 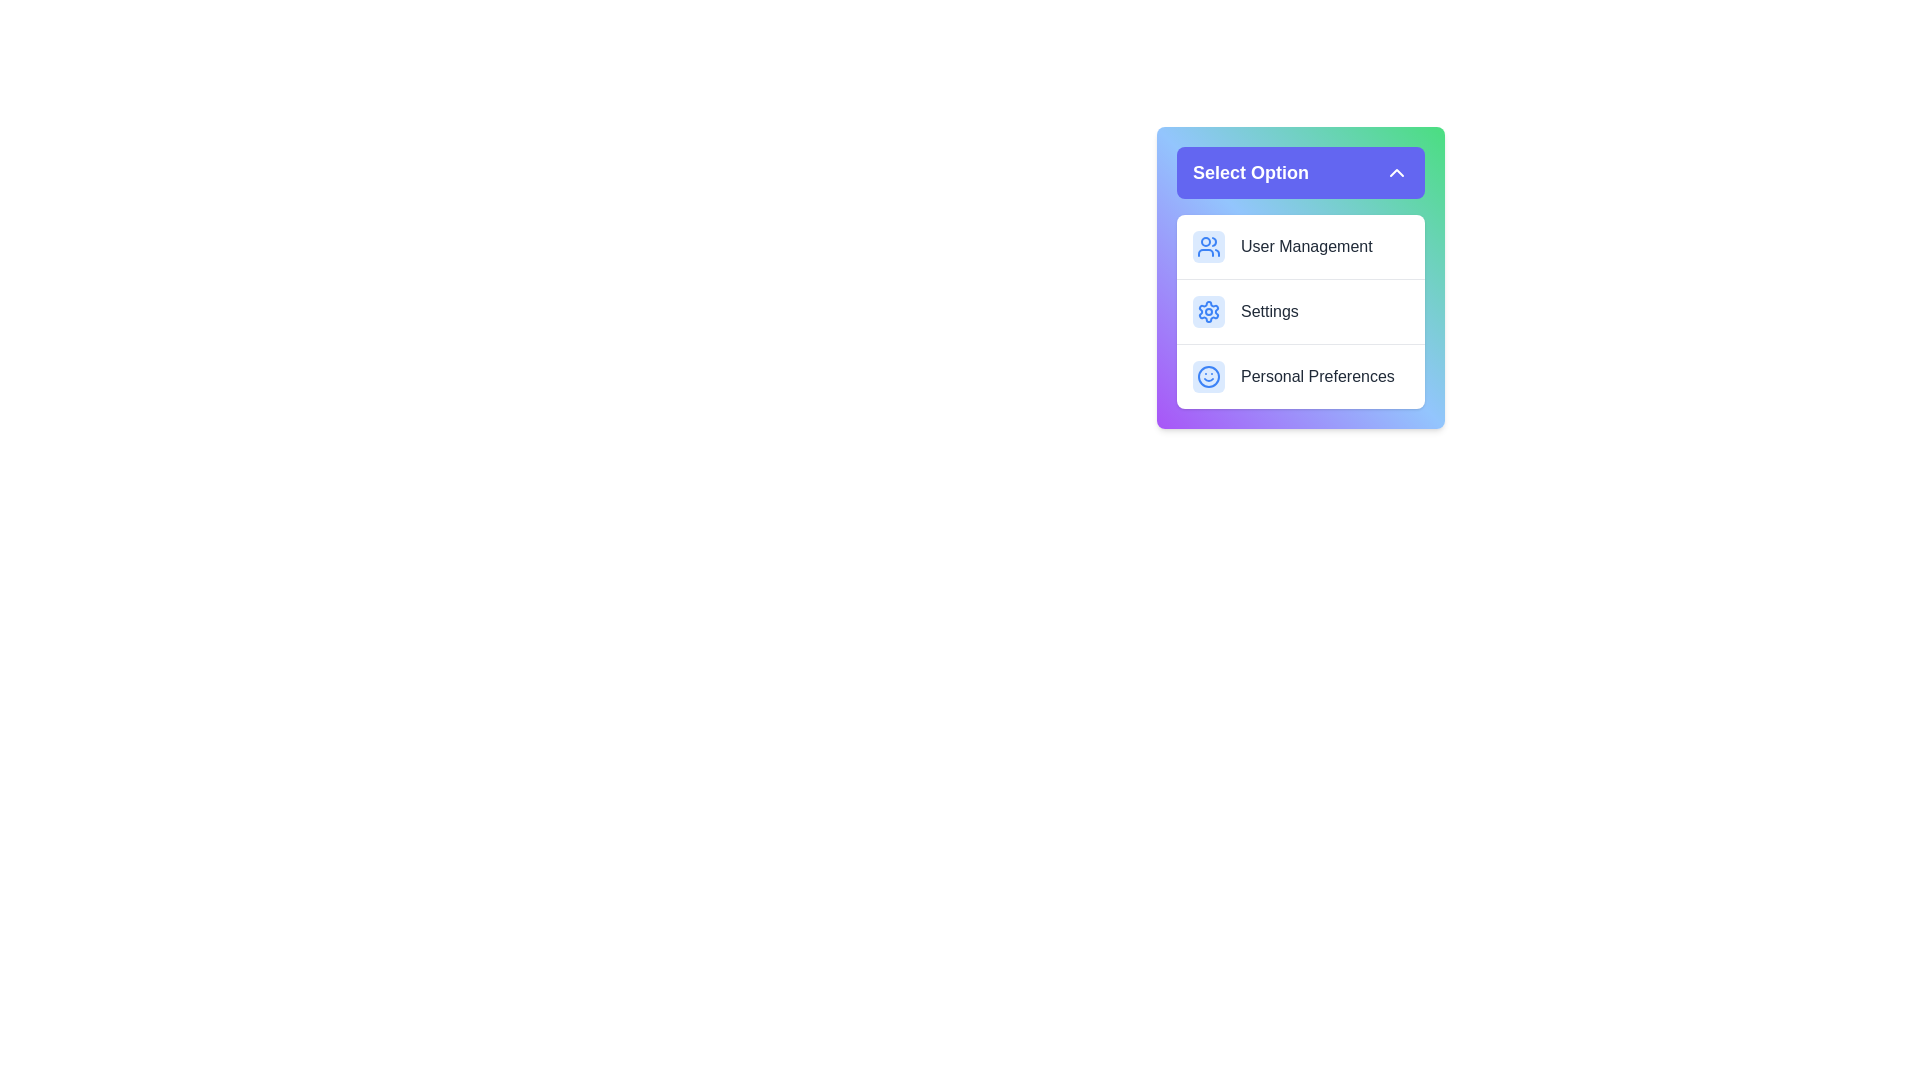 What do you see at coordinates (1317, 377) in the screenshot?
I see `text of the 'Personal Preferences' label, which is a medium-weight, gray-colored text in a base-sized font located in a vertical menu list inside a floating panel` at bounding box center [1317, 377].